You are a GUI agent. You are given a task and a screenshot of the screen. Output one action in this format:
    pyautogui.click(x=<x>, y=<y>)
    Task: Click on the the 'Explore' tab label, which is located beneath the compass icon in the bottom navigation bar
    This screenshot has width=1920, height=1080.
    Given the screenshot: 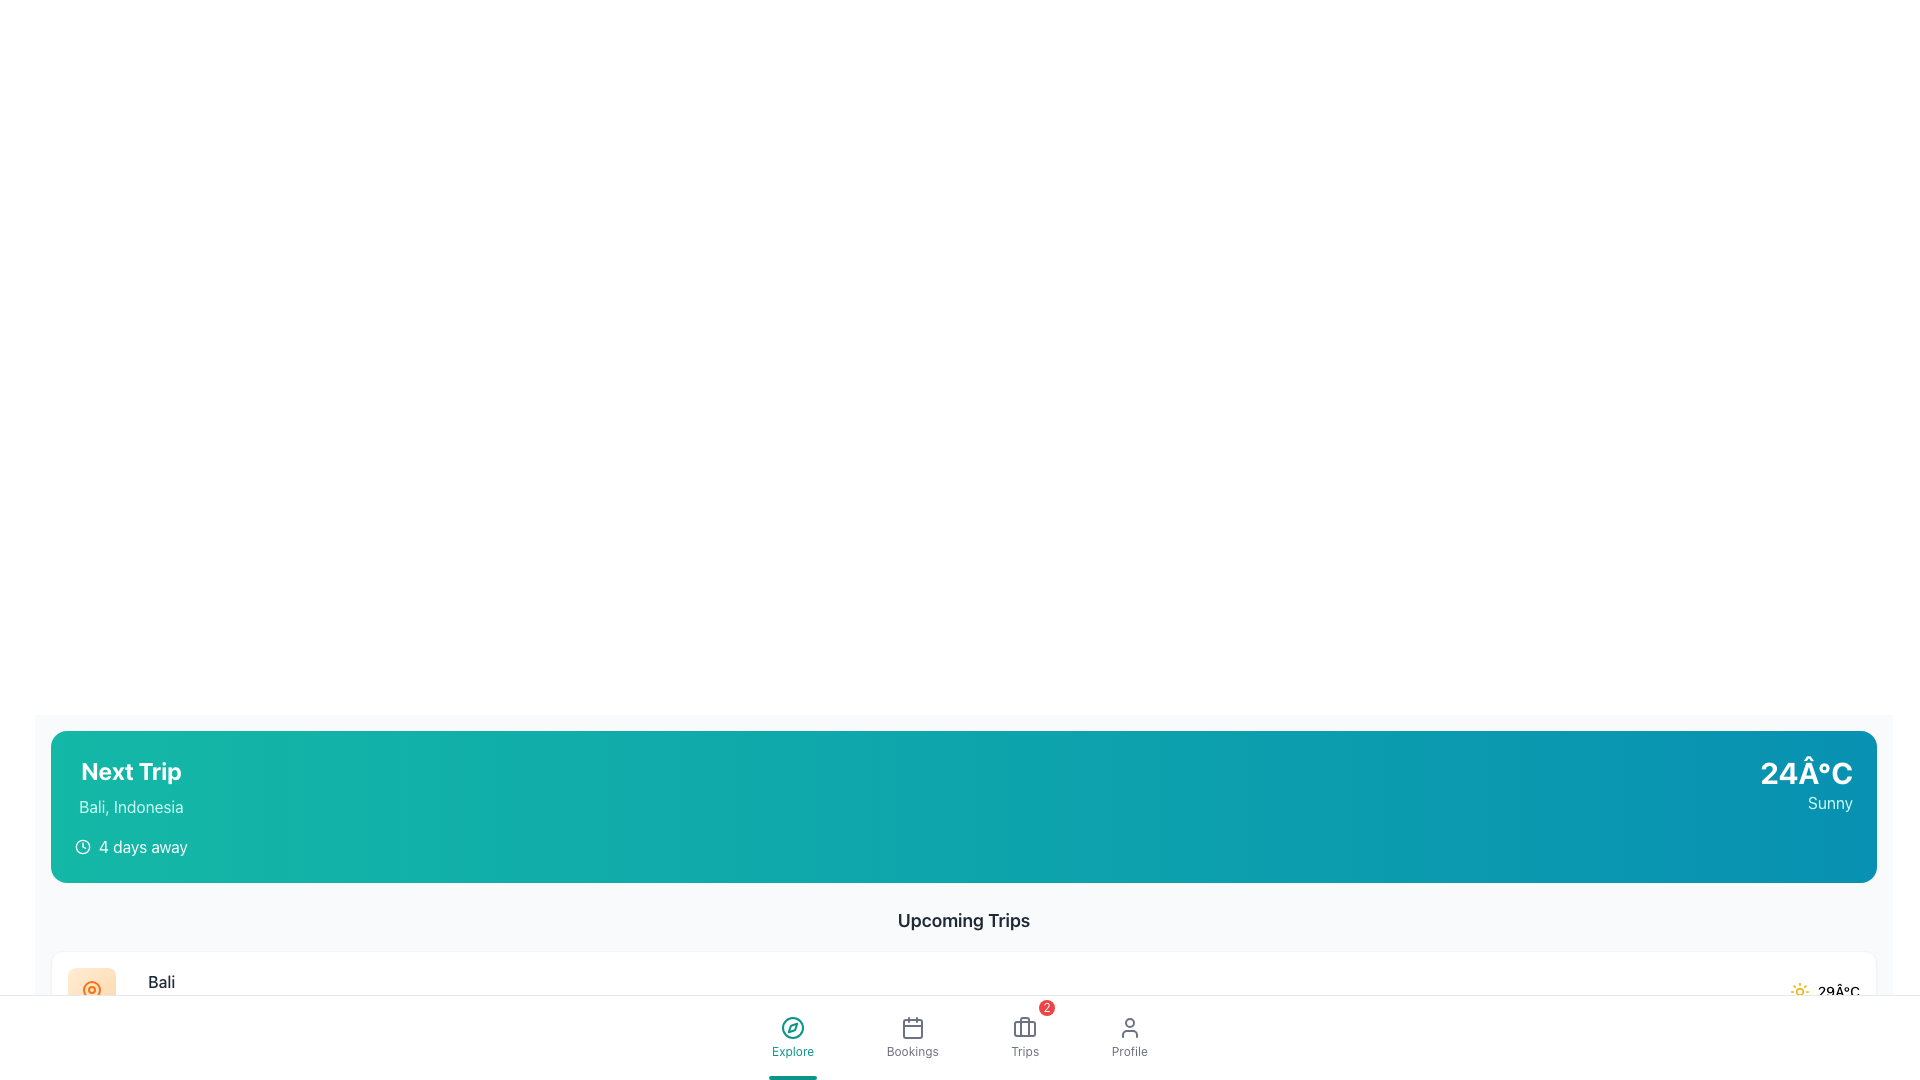 What is the action you would take?
    pyautogui.click(x=792, y=1051)
    